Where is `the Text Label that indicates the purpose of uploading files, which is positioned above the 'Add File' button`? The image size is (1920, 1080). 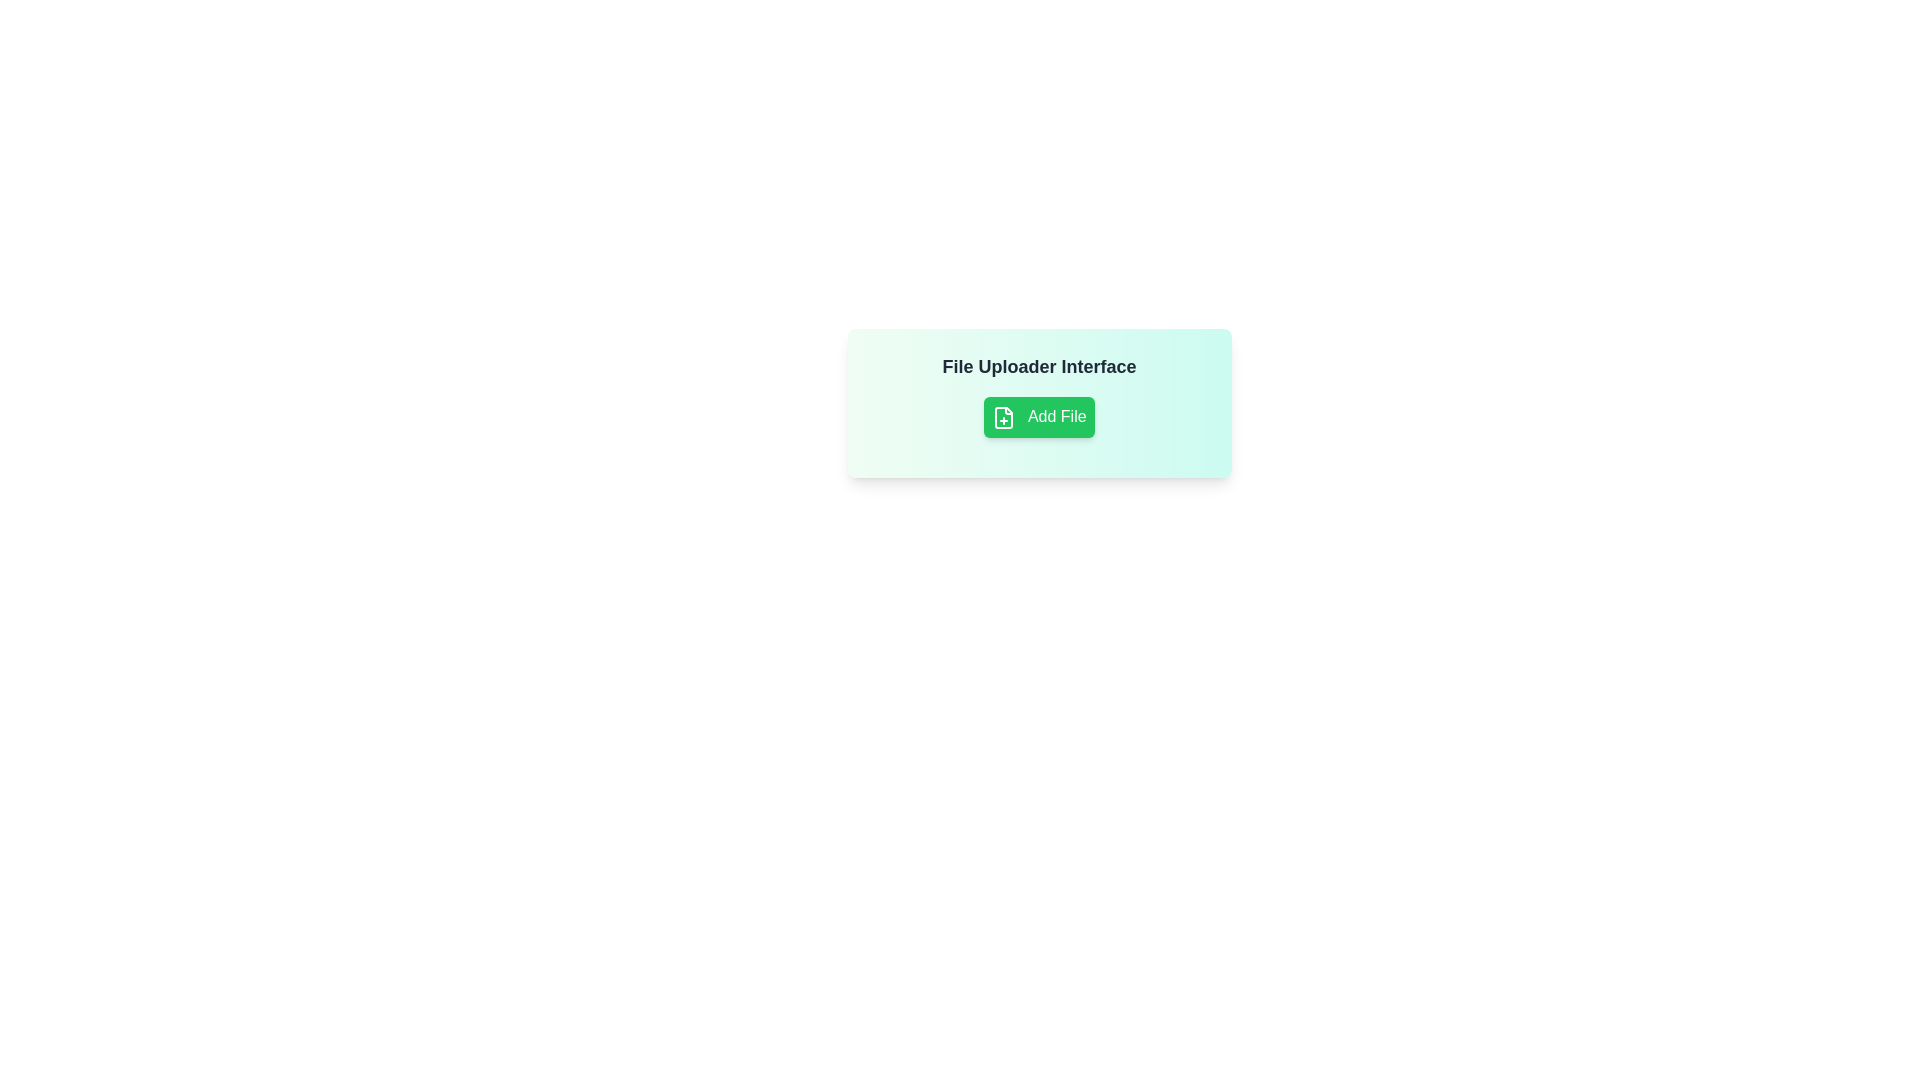
the Text Label that indicates the purpose of uploading files, which is positioned above the 'Add File' button is located at coordinates (1039, 366).